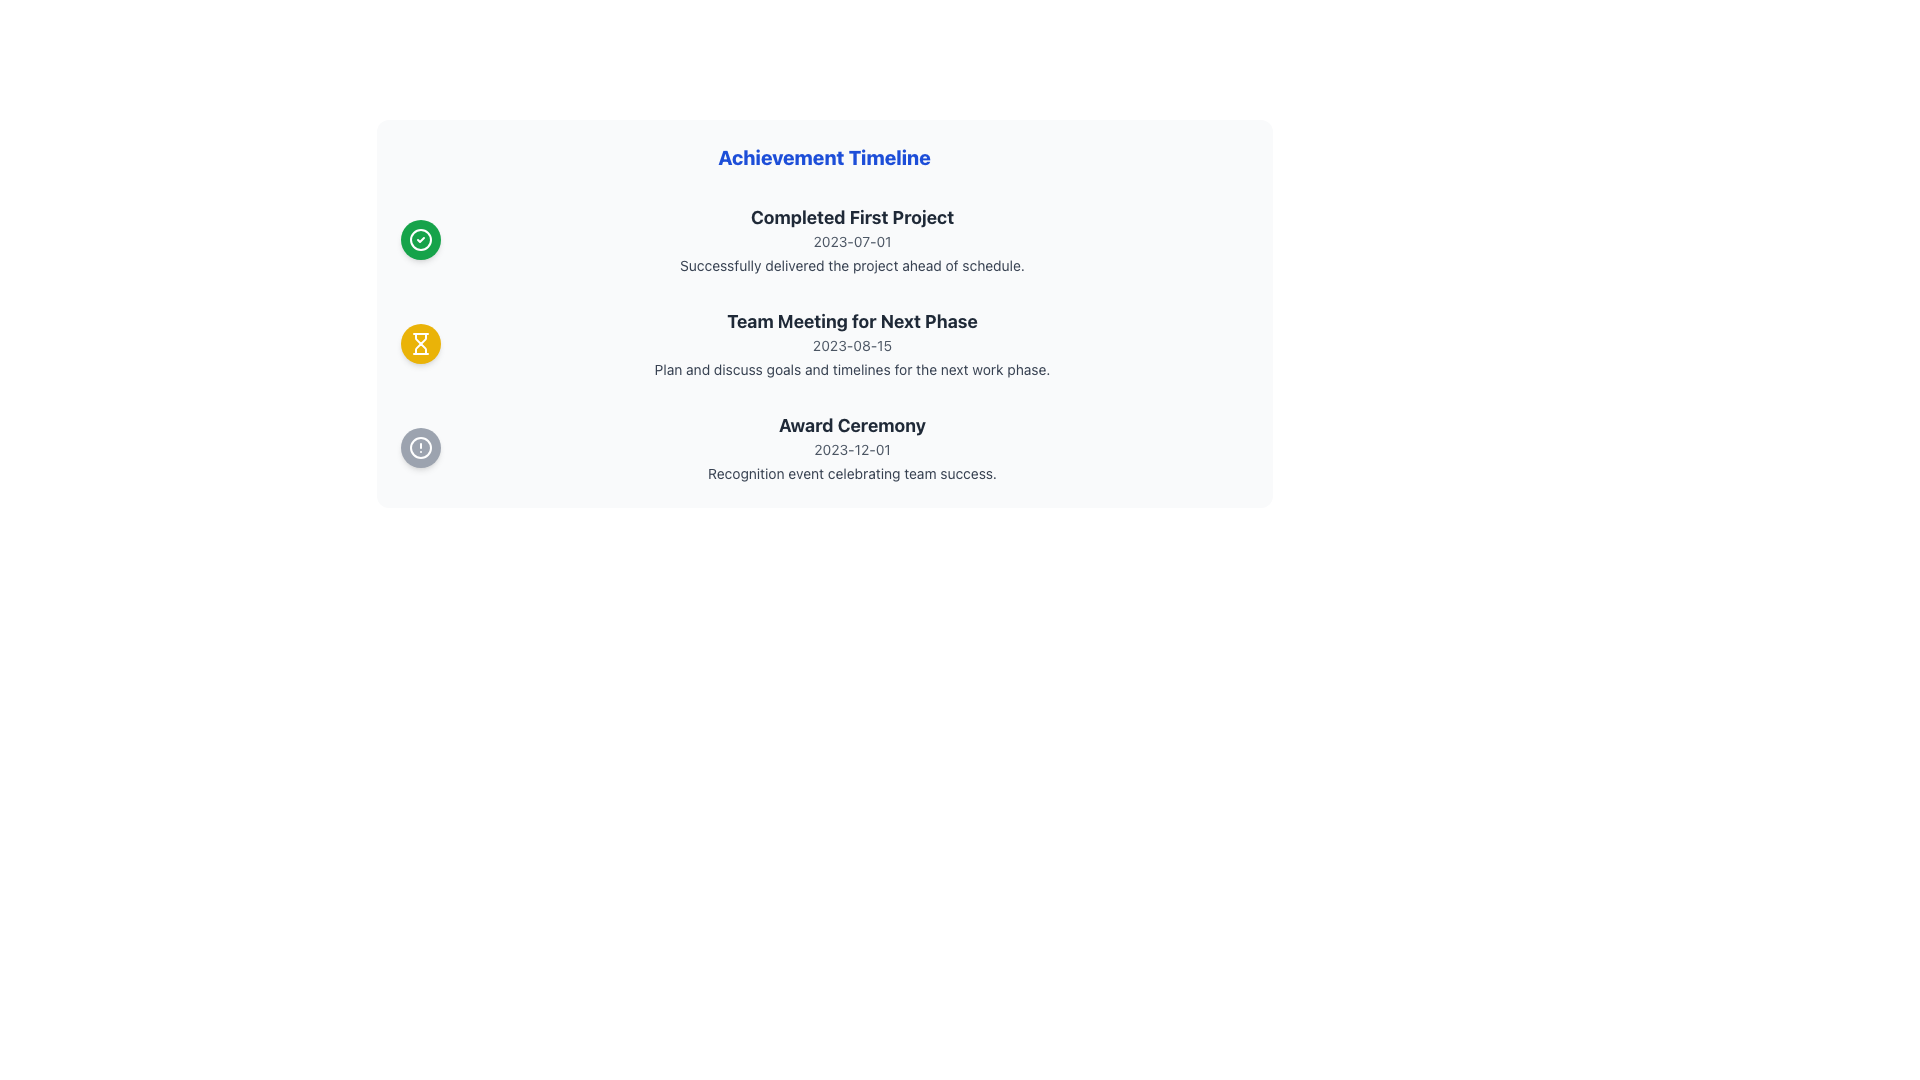  Describe the element at coordinates (852, 345) in the screenshot. I see `date displayed in the text block element, which shows '2023-08-15' and is located below the title 'Team Meeting for Next Phase'` at that location.